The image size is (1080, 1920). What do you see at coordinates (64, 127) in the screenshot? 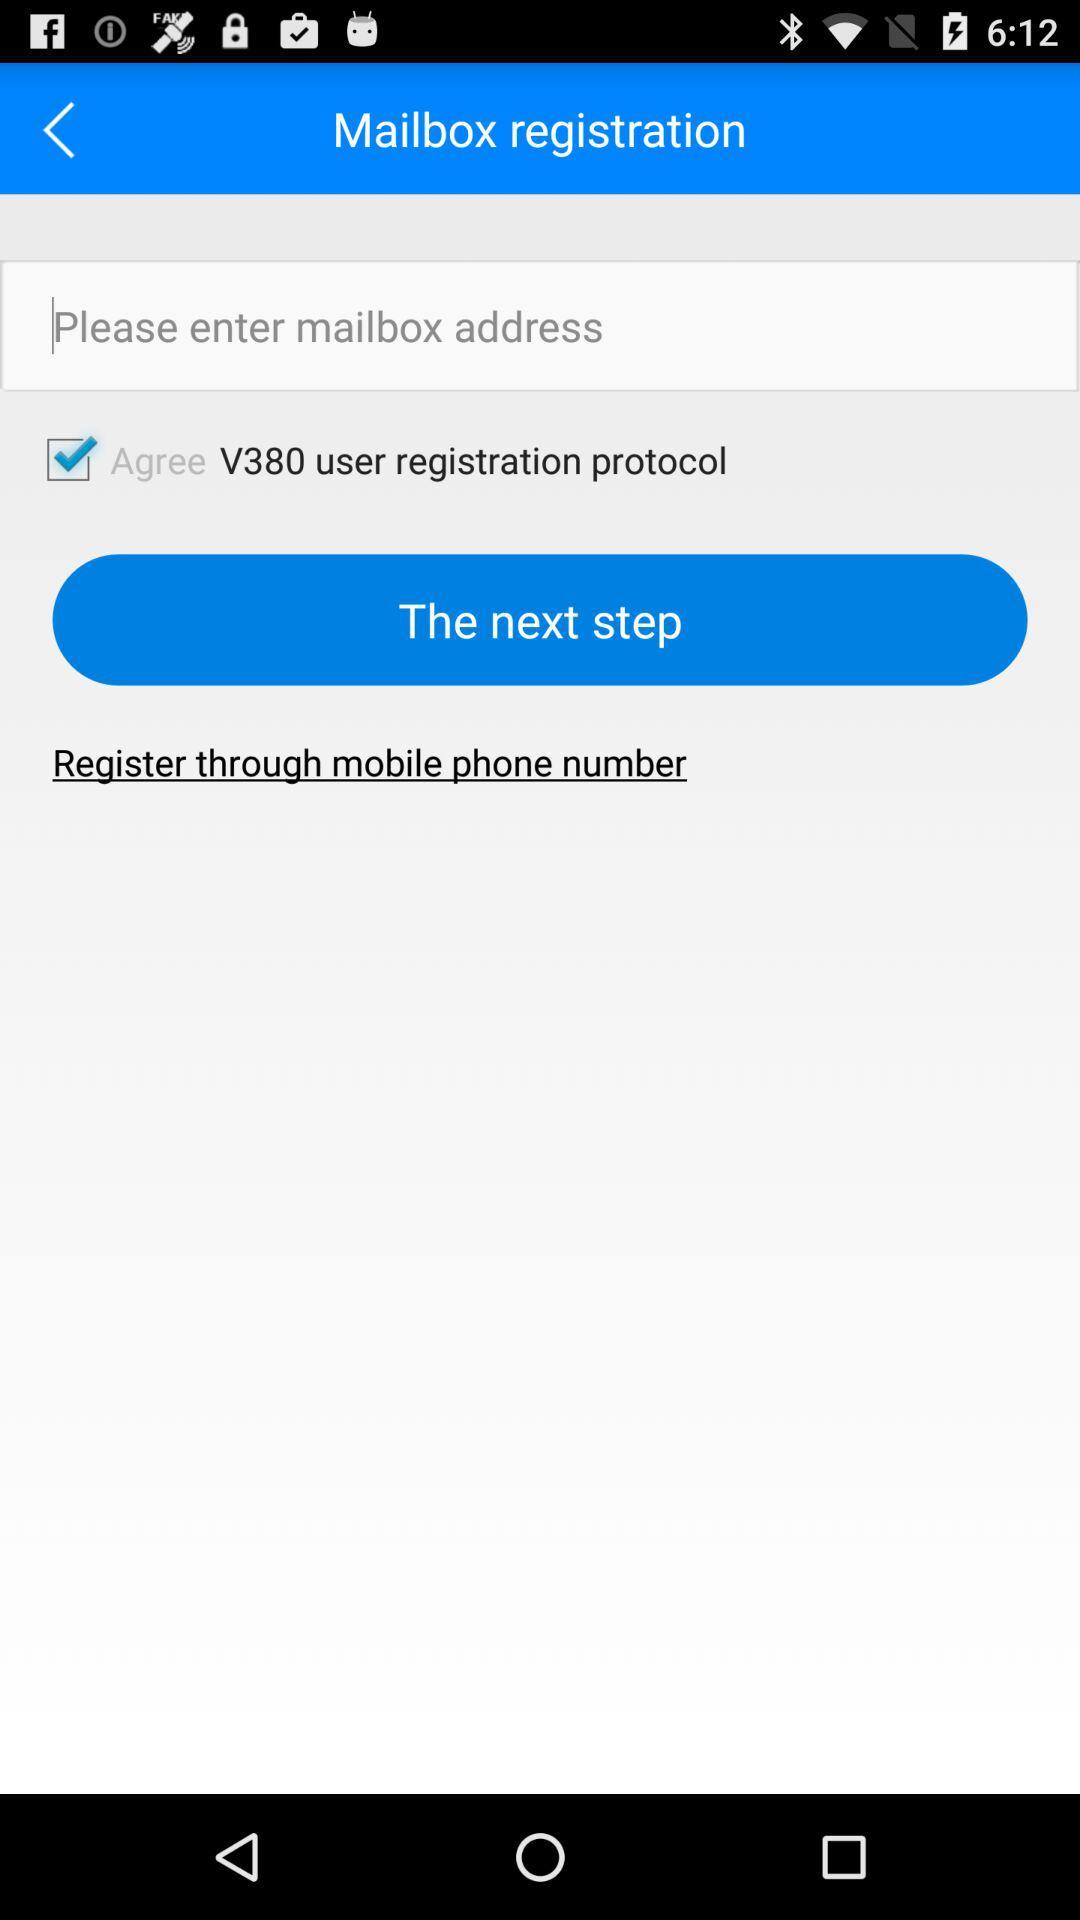
I see `the icon next to the mailbox registration app` at bounding box center [64, 127].